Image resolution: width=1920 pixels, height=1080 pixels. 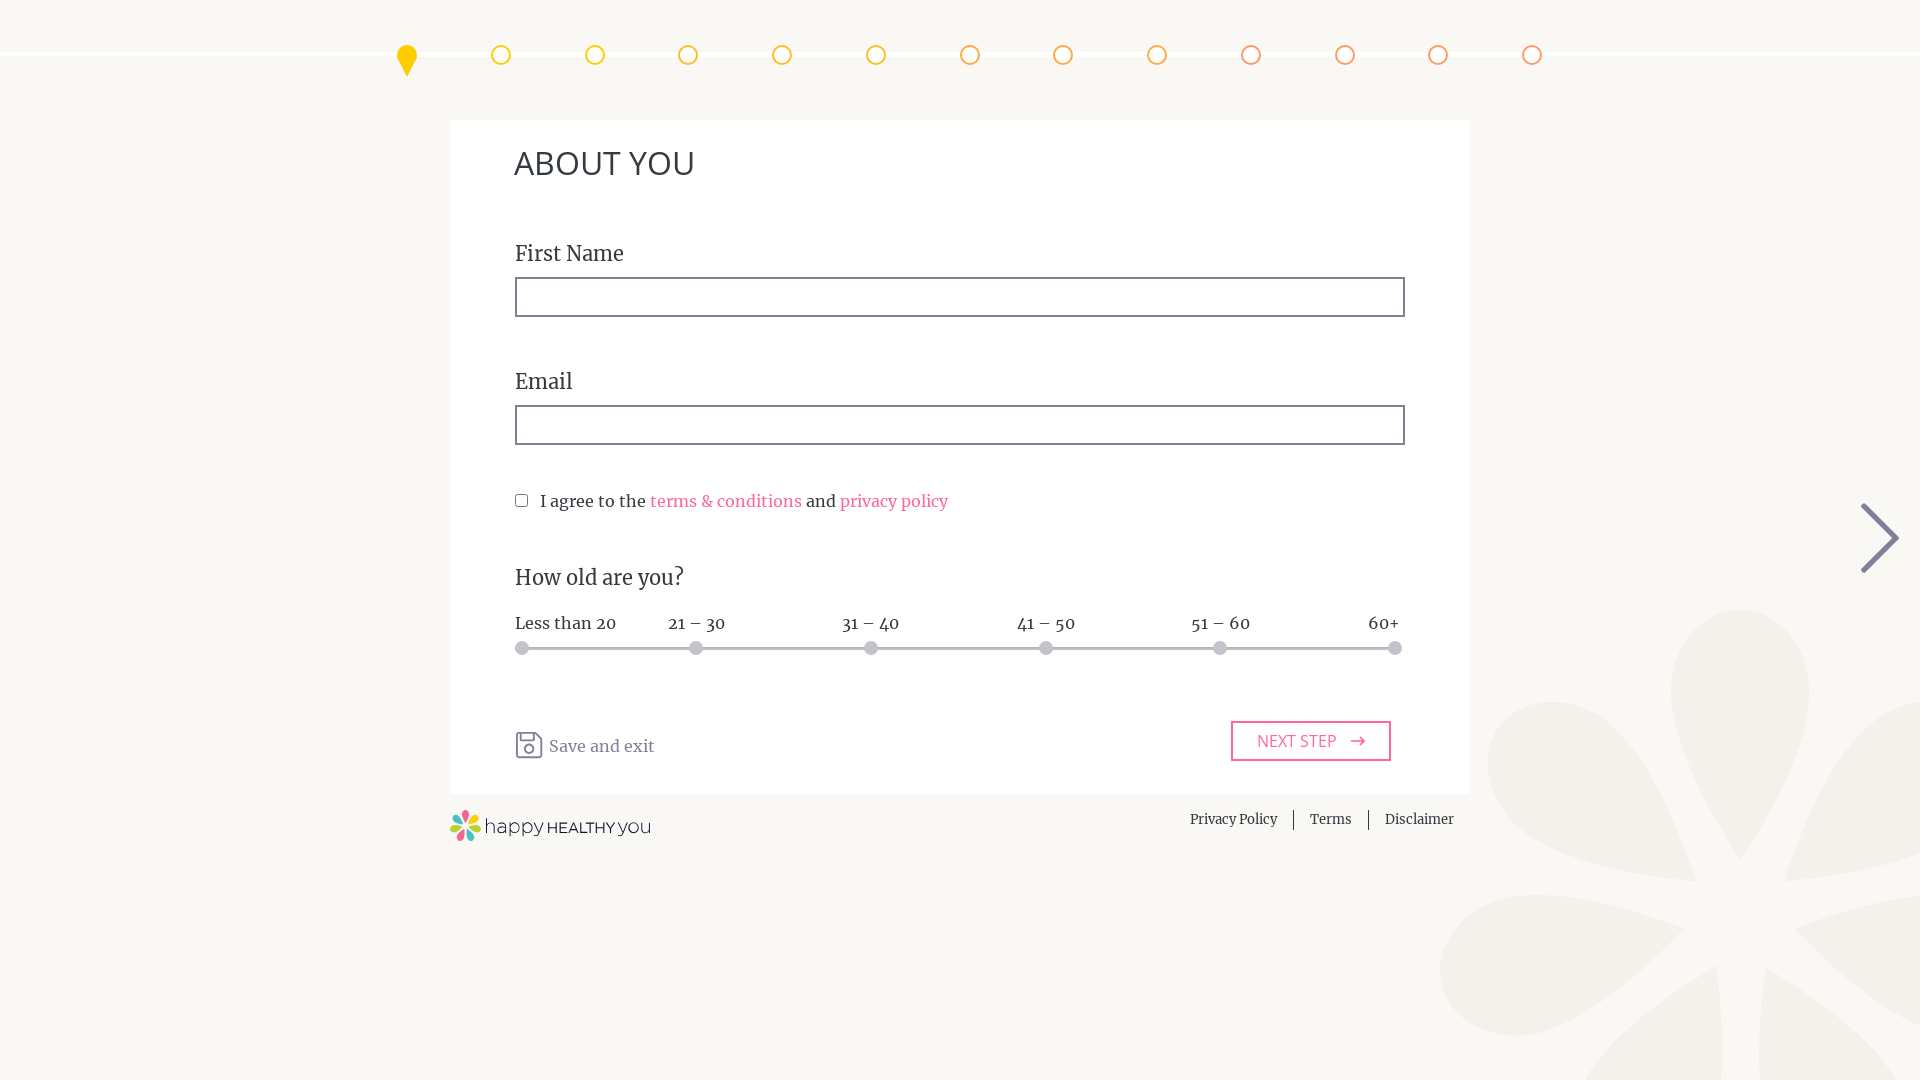 What do you see at coordinates (876, 53) in the screenshot?
I see `'Menstrual Profile'` at bounding box center [876, 53].